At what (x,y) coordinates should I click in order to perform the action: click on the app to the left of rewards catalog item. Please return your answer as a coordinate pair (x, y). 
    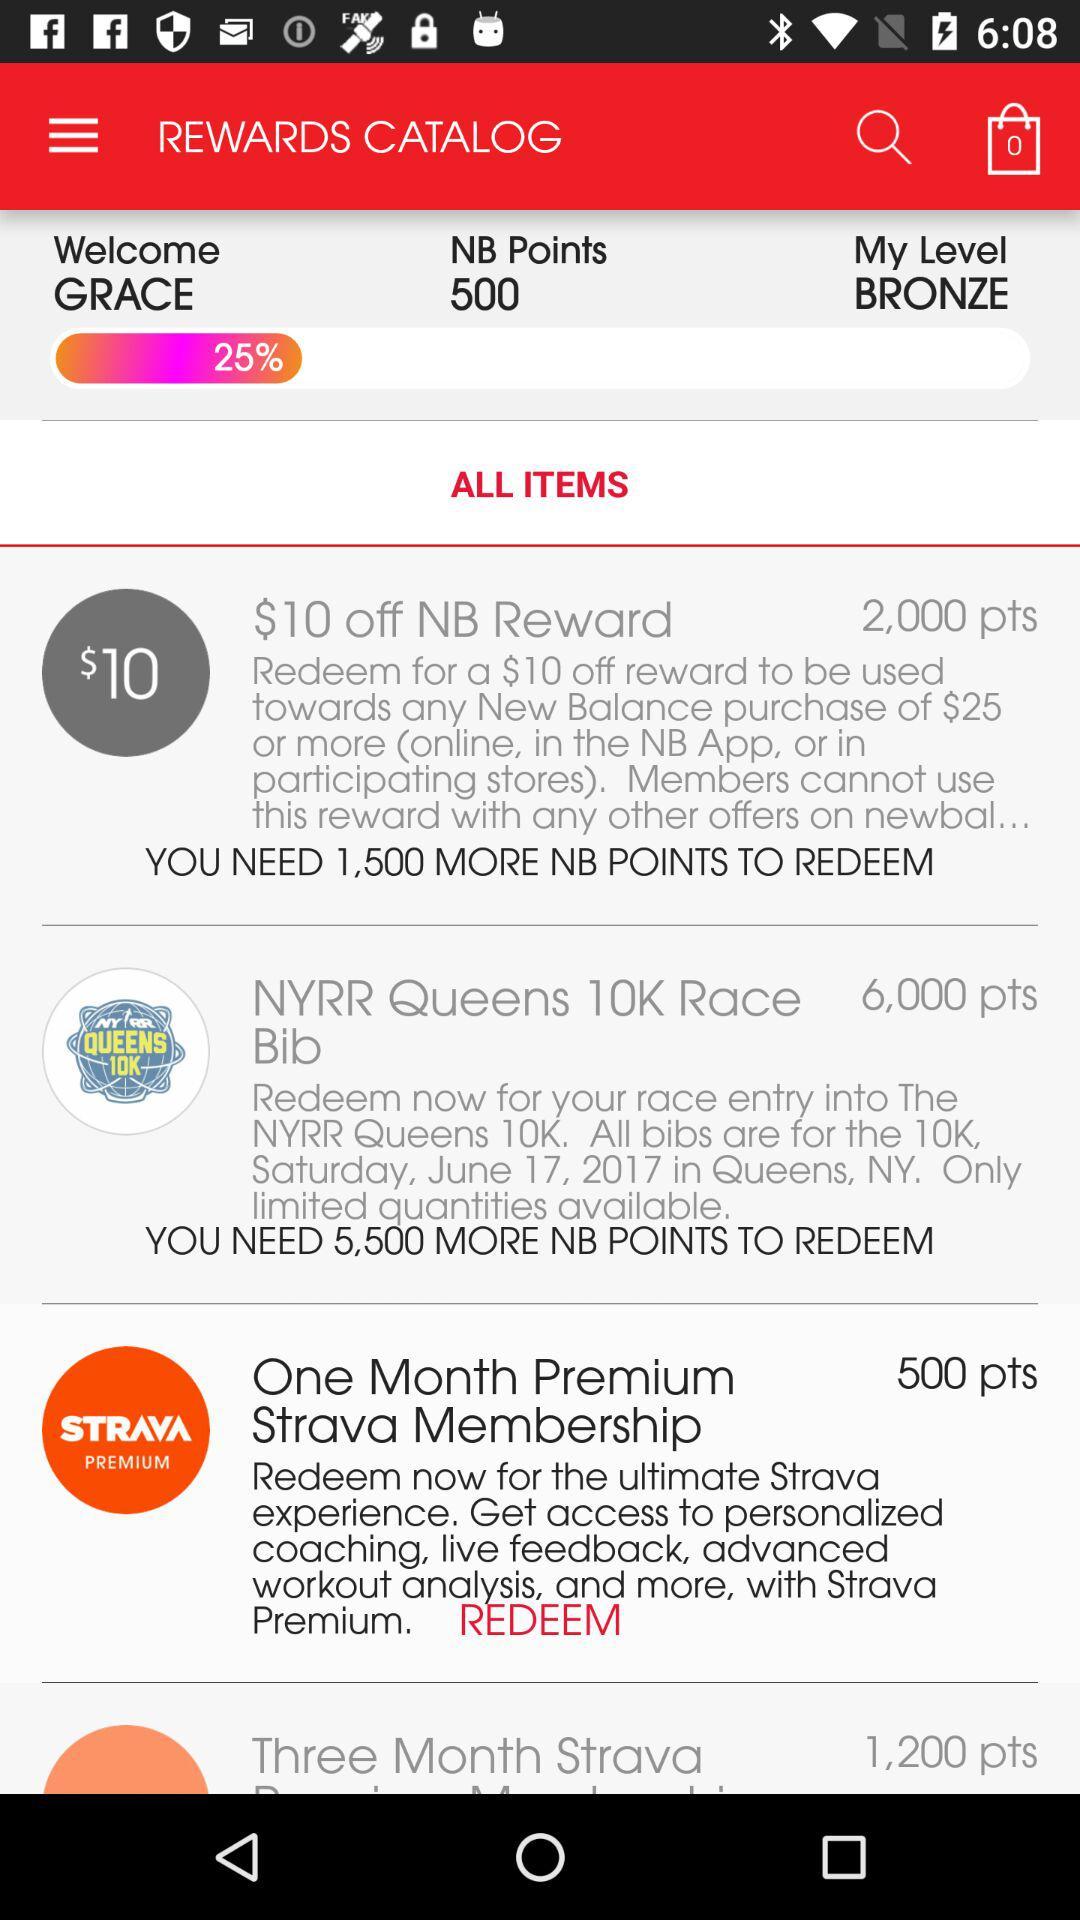
    Looking at the image, I should click on (72, 135).